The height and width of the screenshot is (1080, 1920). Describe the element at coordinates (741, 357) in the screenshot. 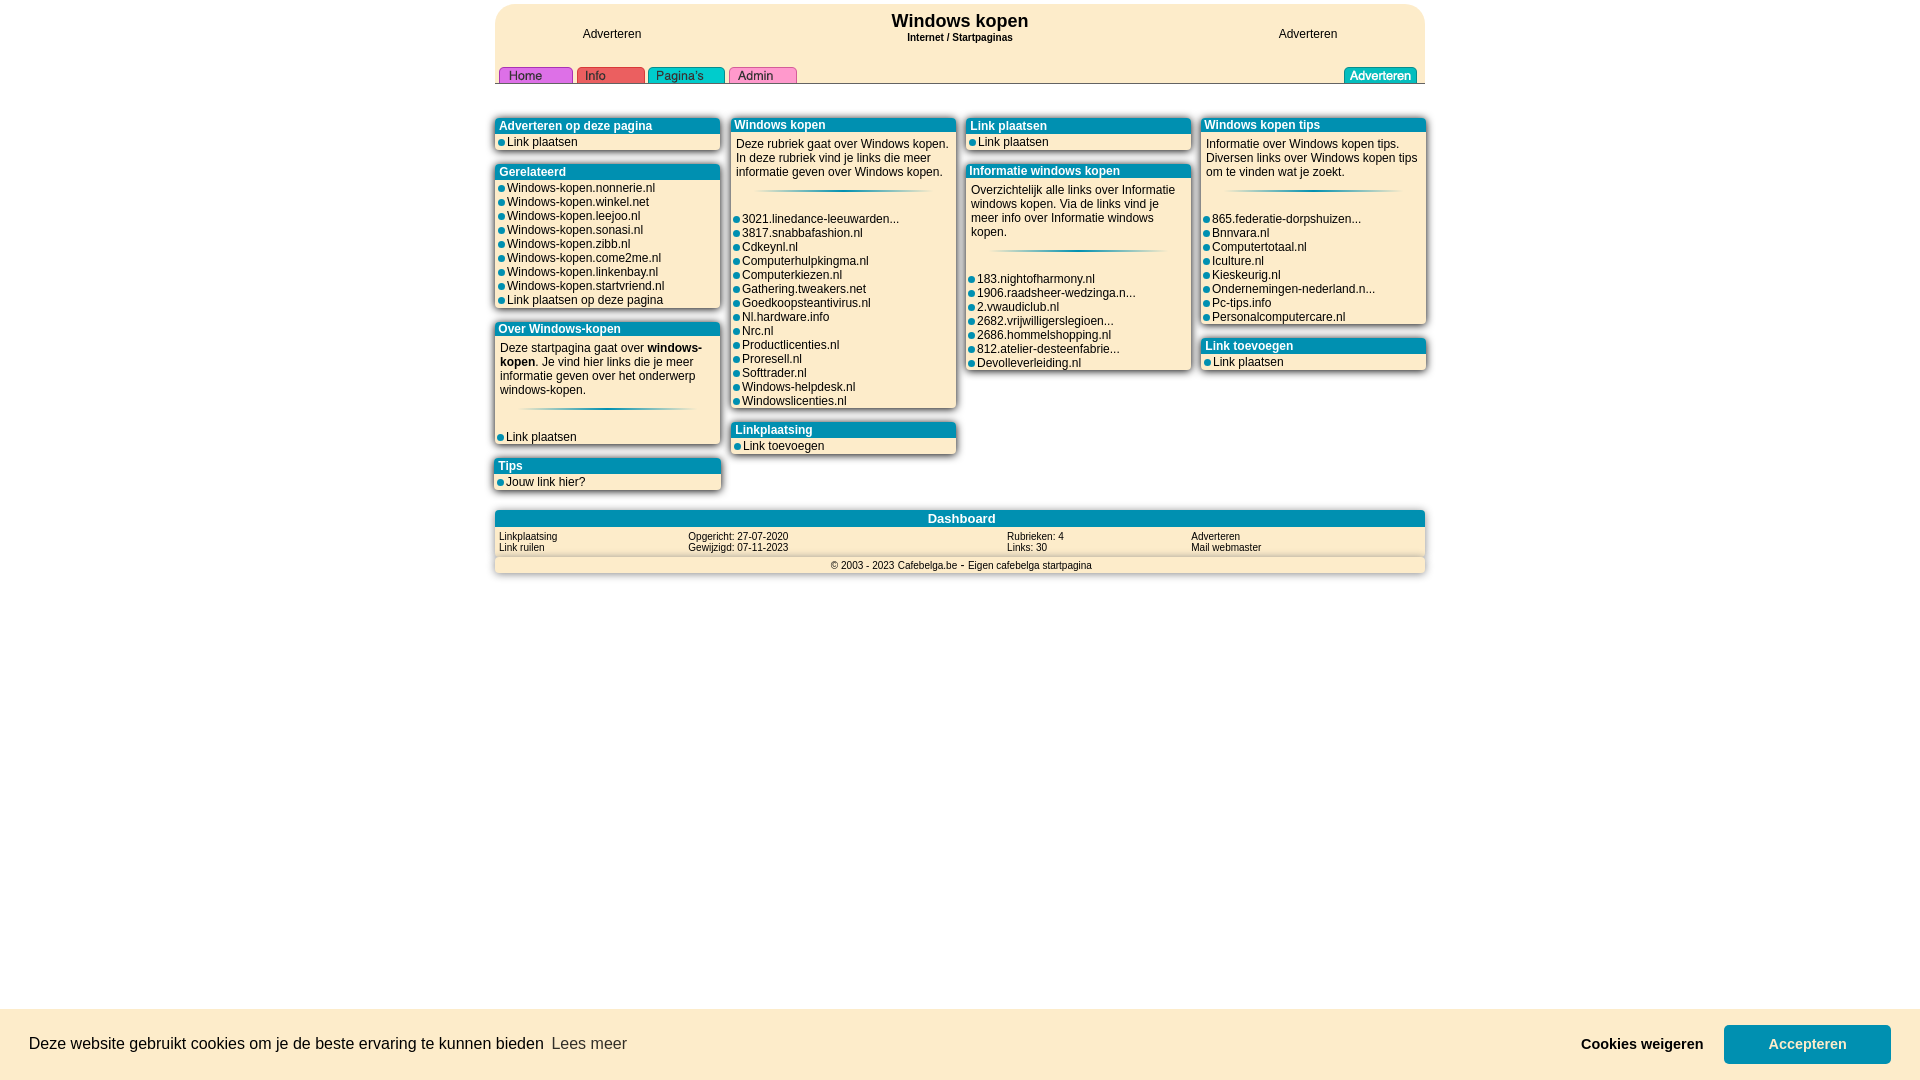

I see `'Proresell.nl'` at that location.